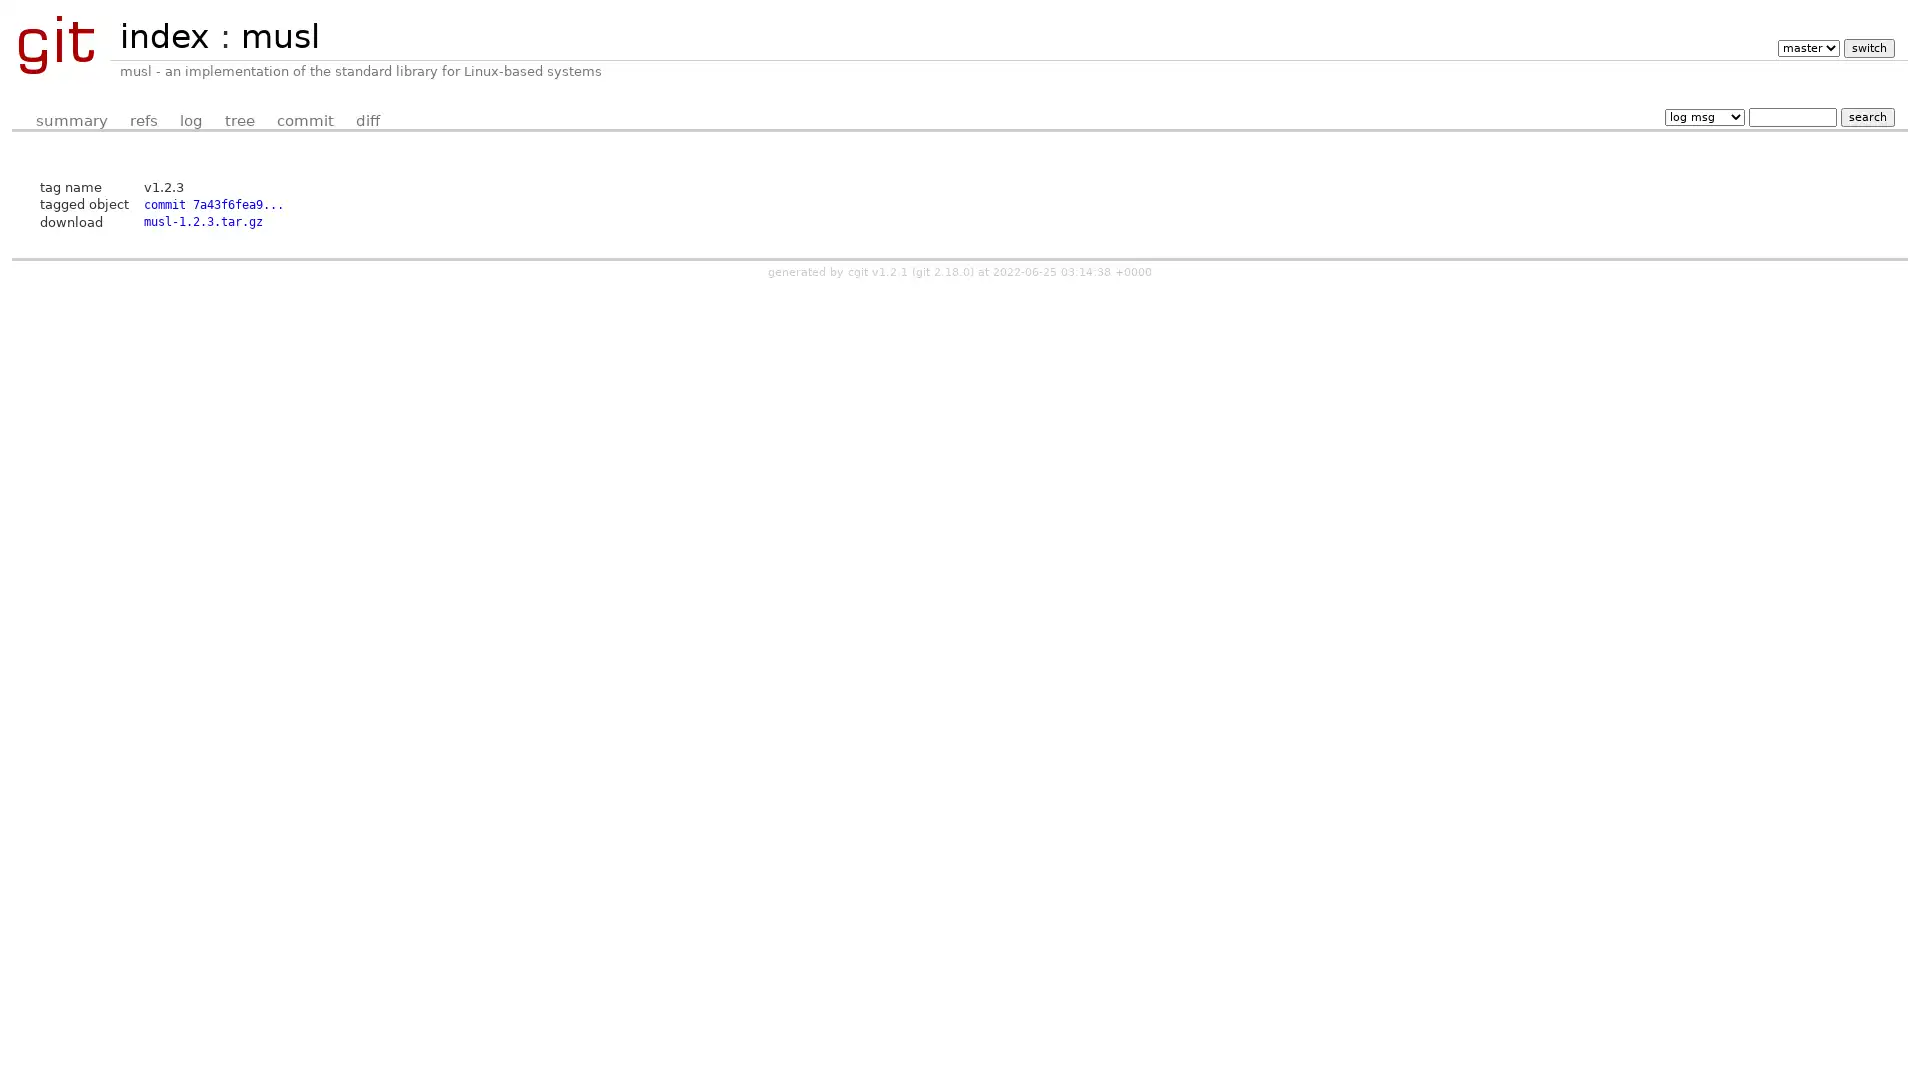  Describe the element at coordinates (1866, 116) in the screenshot. I see `search` at that location.